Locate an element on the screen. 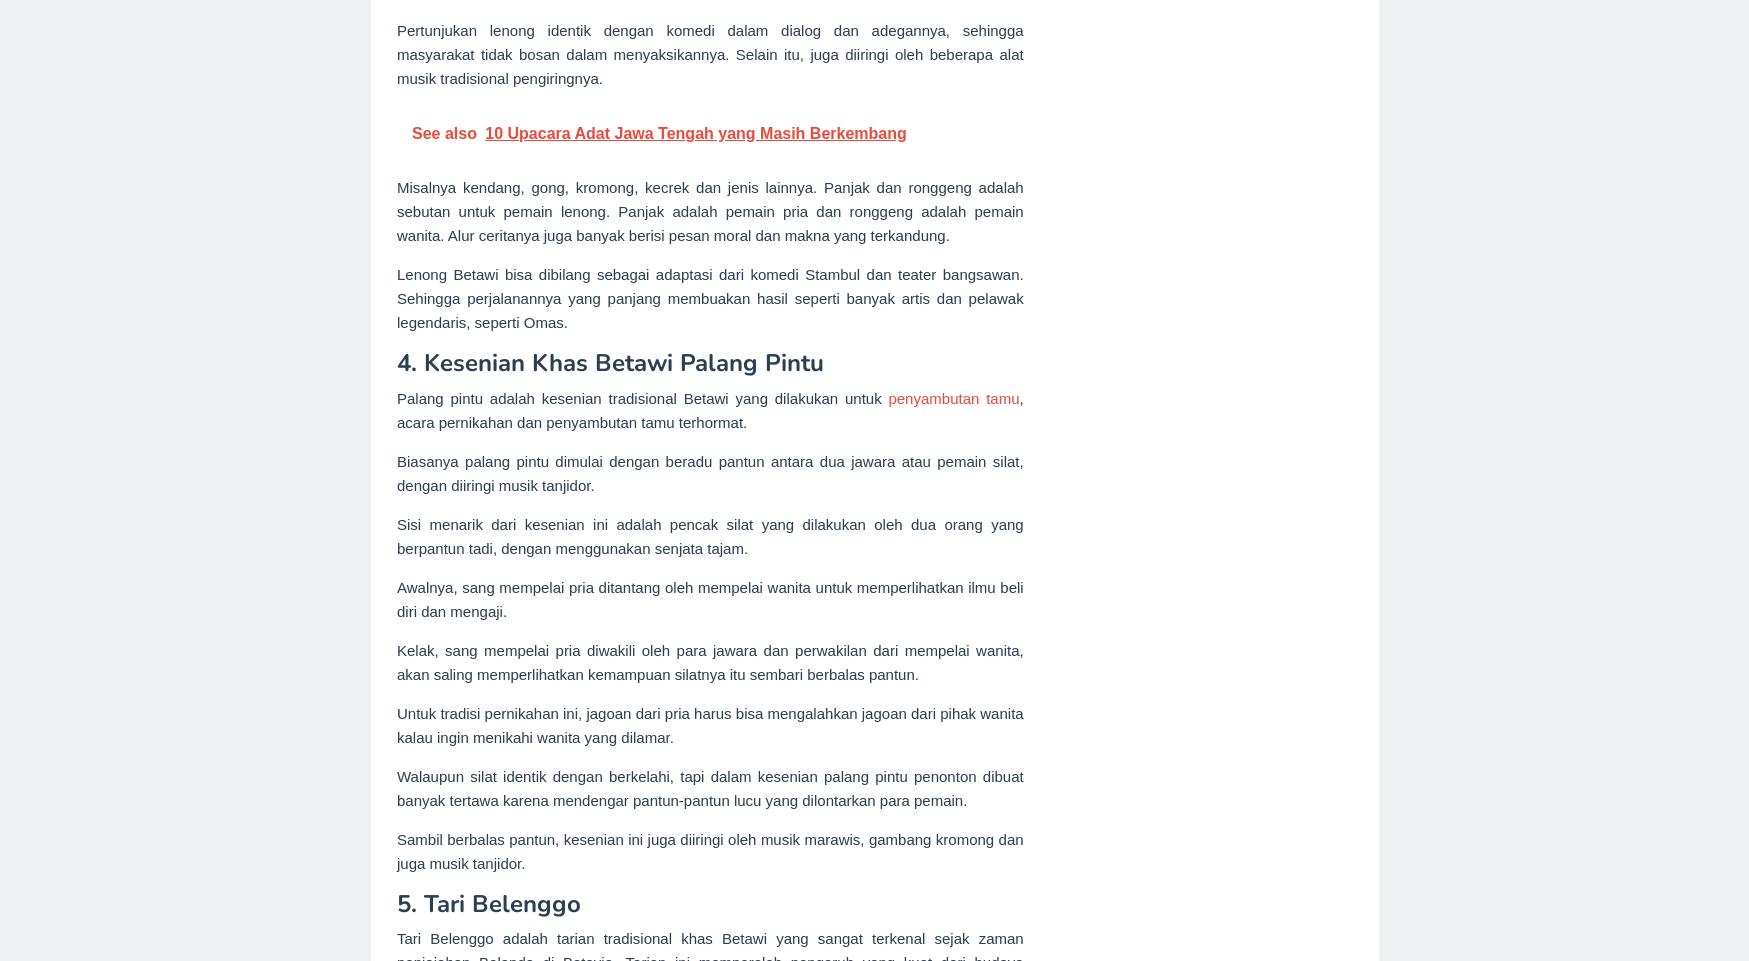 This screenshot has height=961, width=1749. 'Palang Pintu' is located at coordinates (752, 361).